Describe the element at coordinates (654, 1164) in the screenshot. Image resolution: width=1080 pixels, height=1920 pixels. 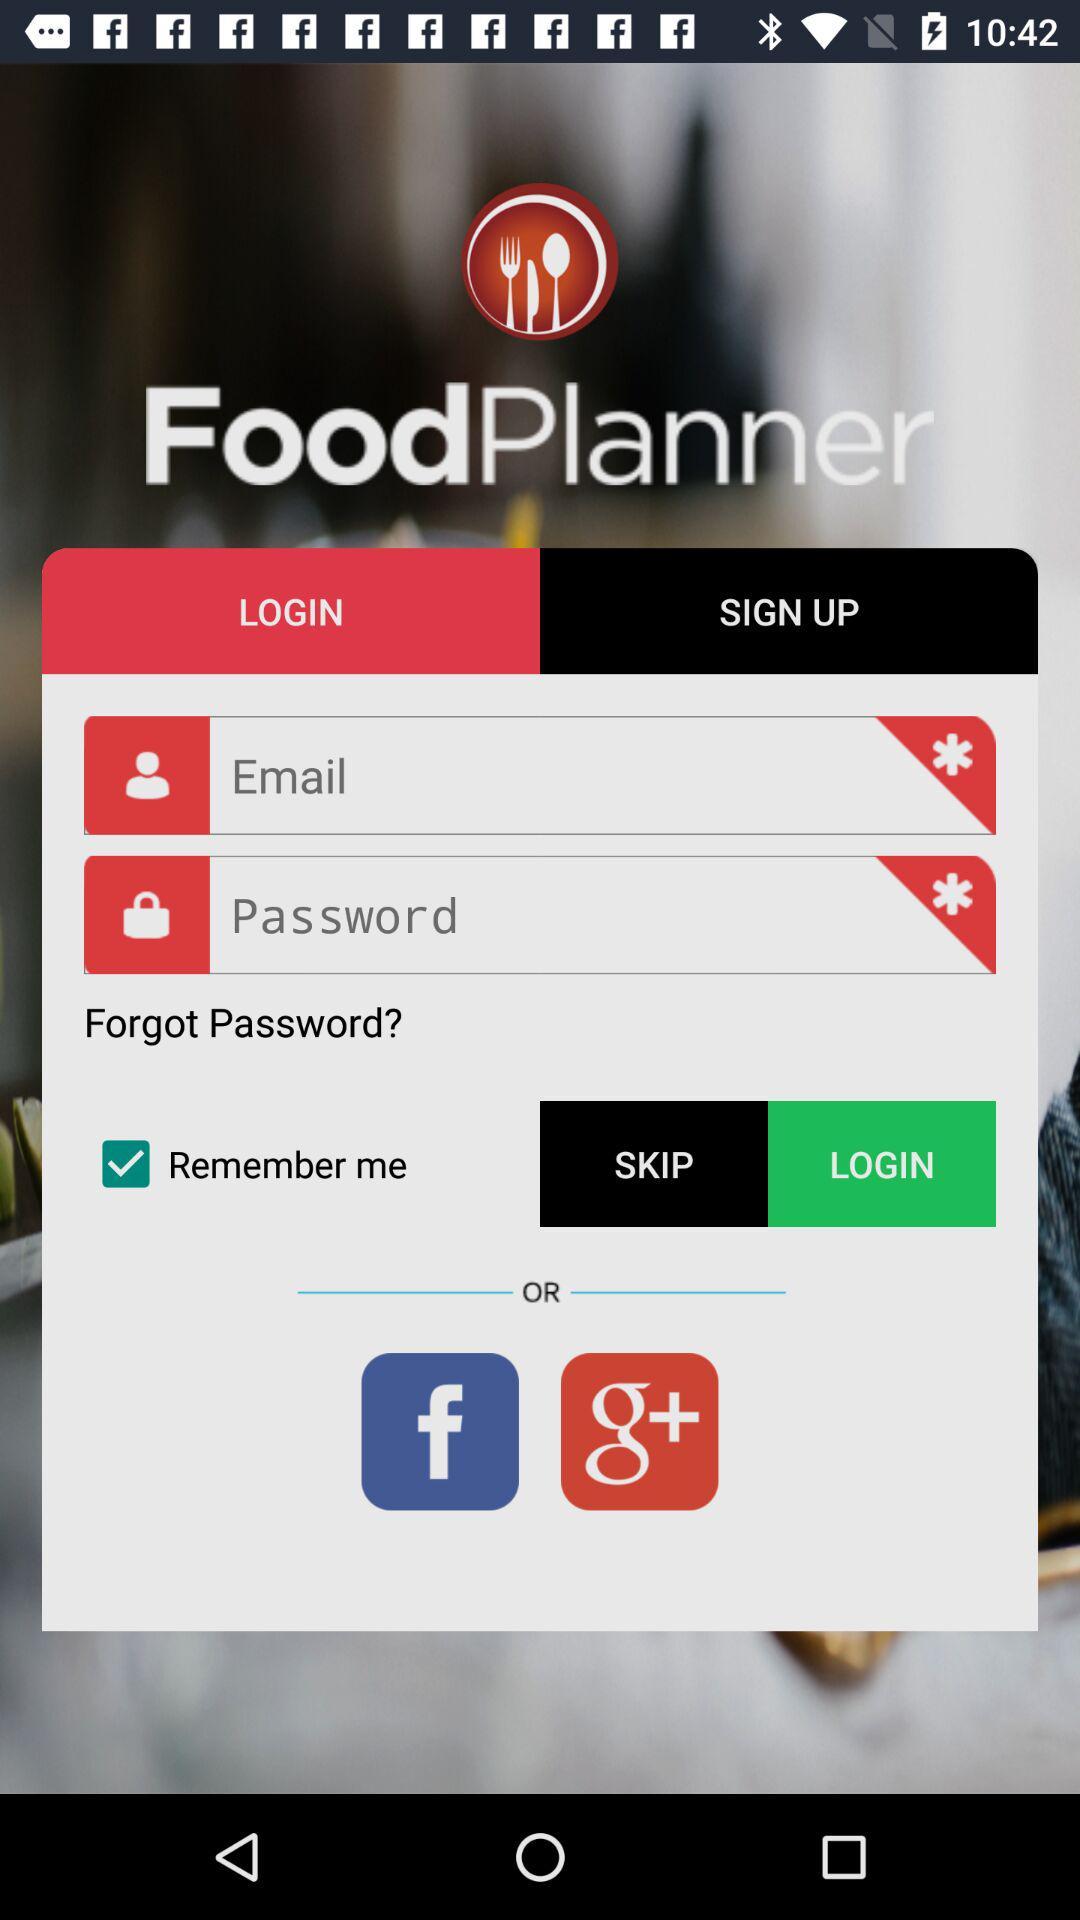
I see `the item to the left of login item` at that location.